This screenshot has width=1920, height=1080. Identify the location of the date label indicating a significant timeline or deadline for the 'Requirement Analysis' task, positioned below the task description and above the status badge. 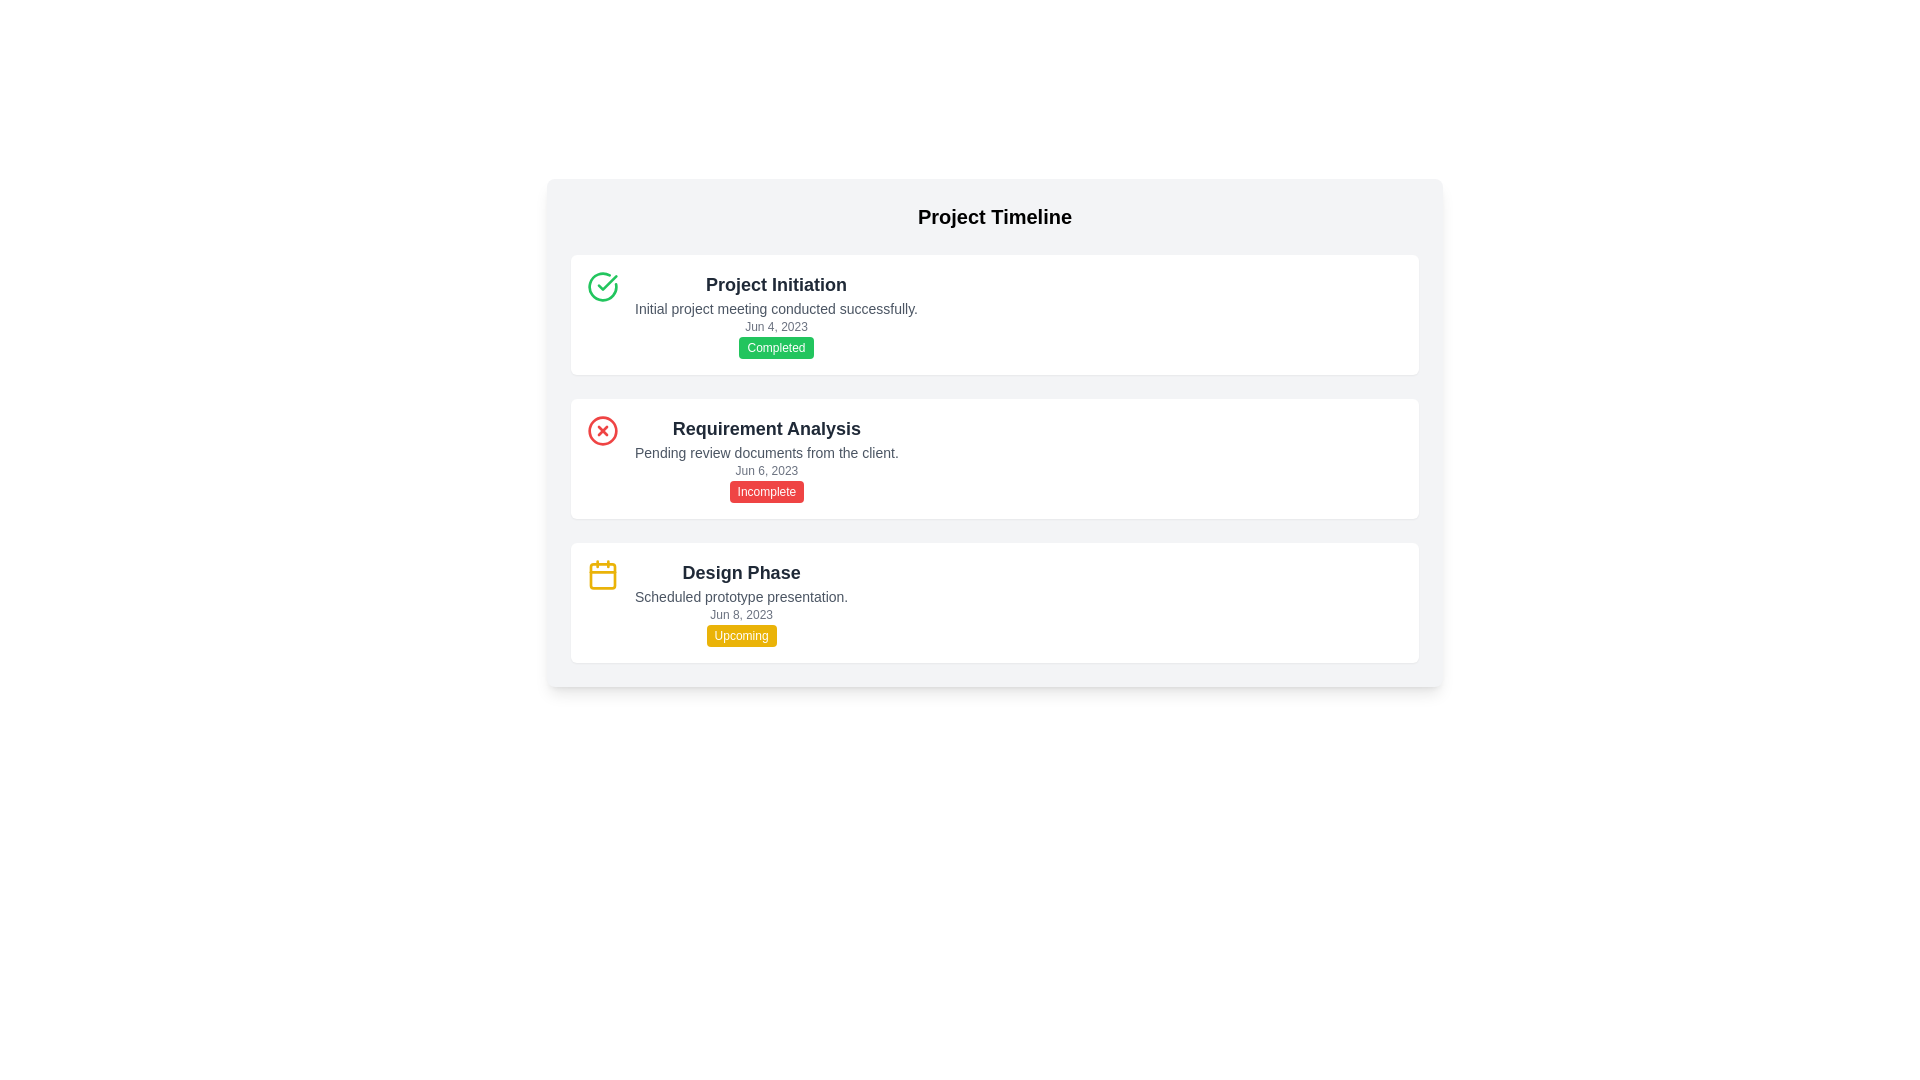
(765, 470).